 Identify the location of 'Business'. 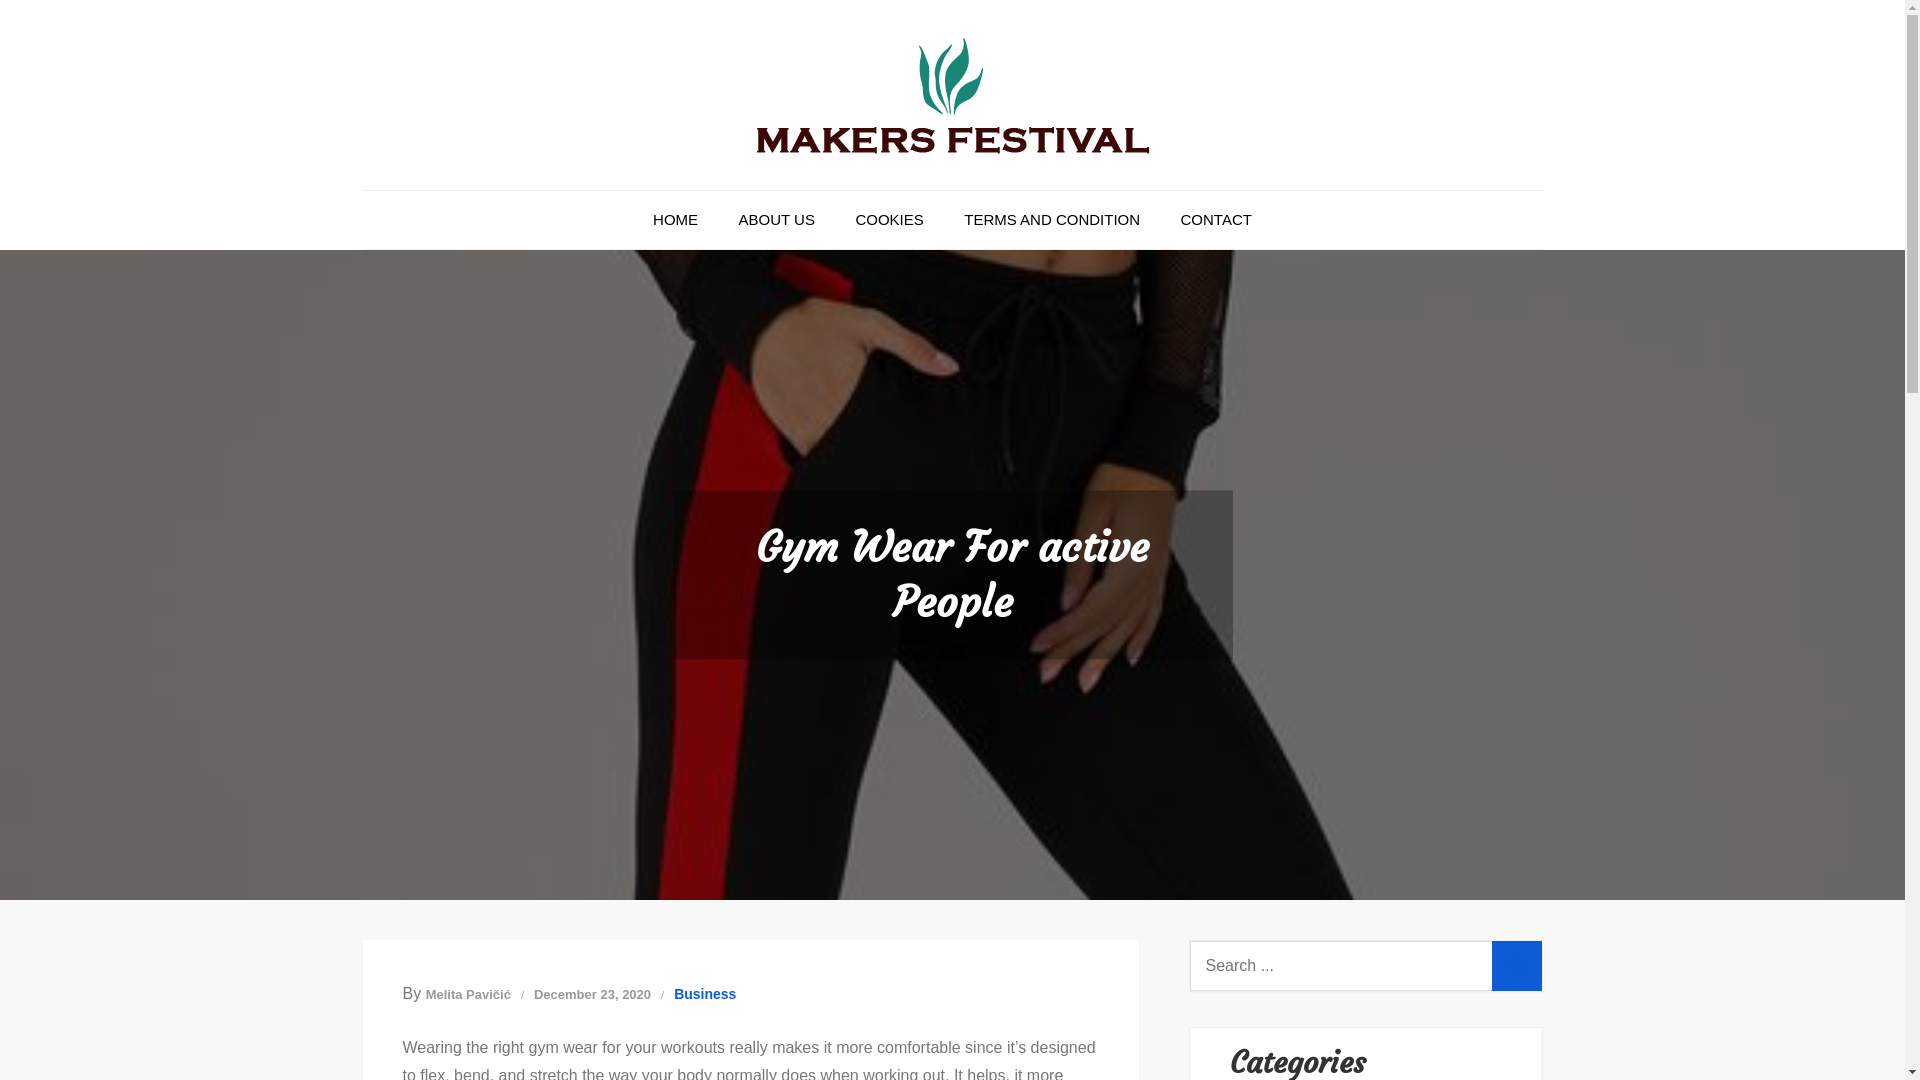
(705, 994).